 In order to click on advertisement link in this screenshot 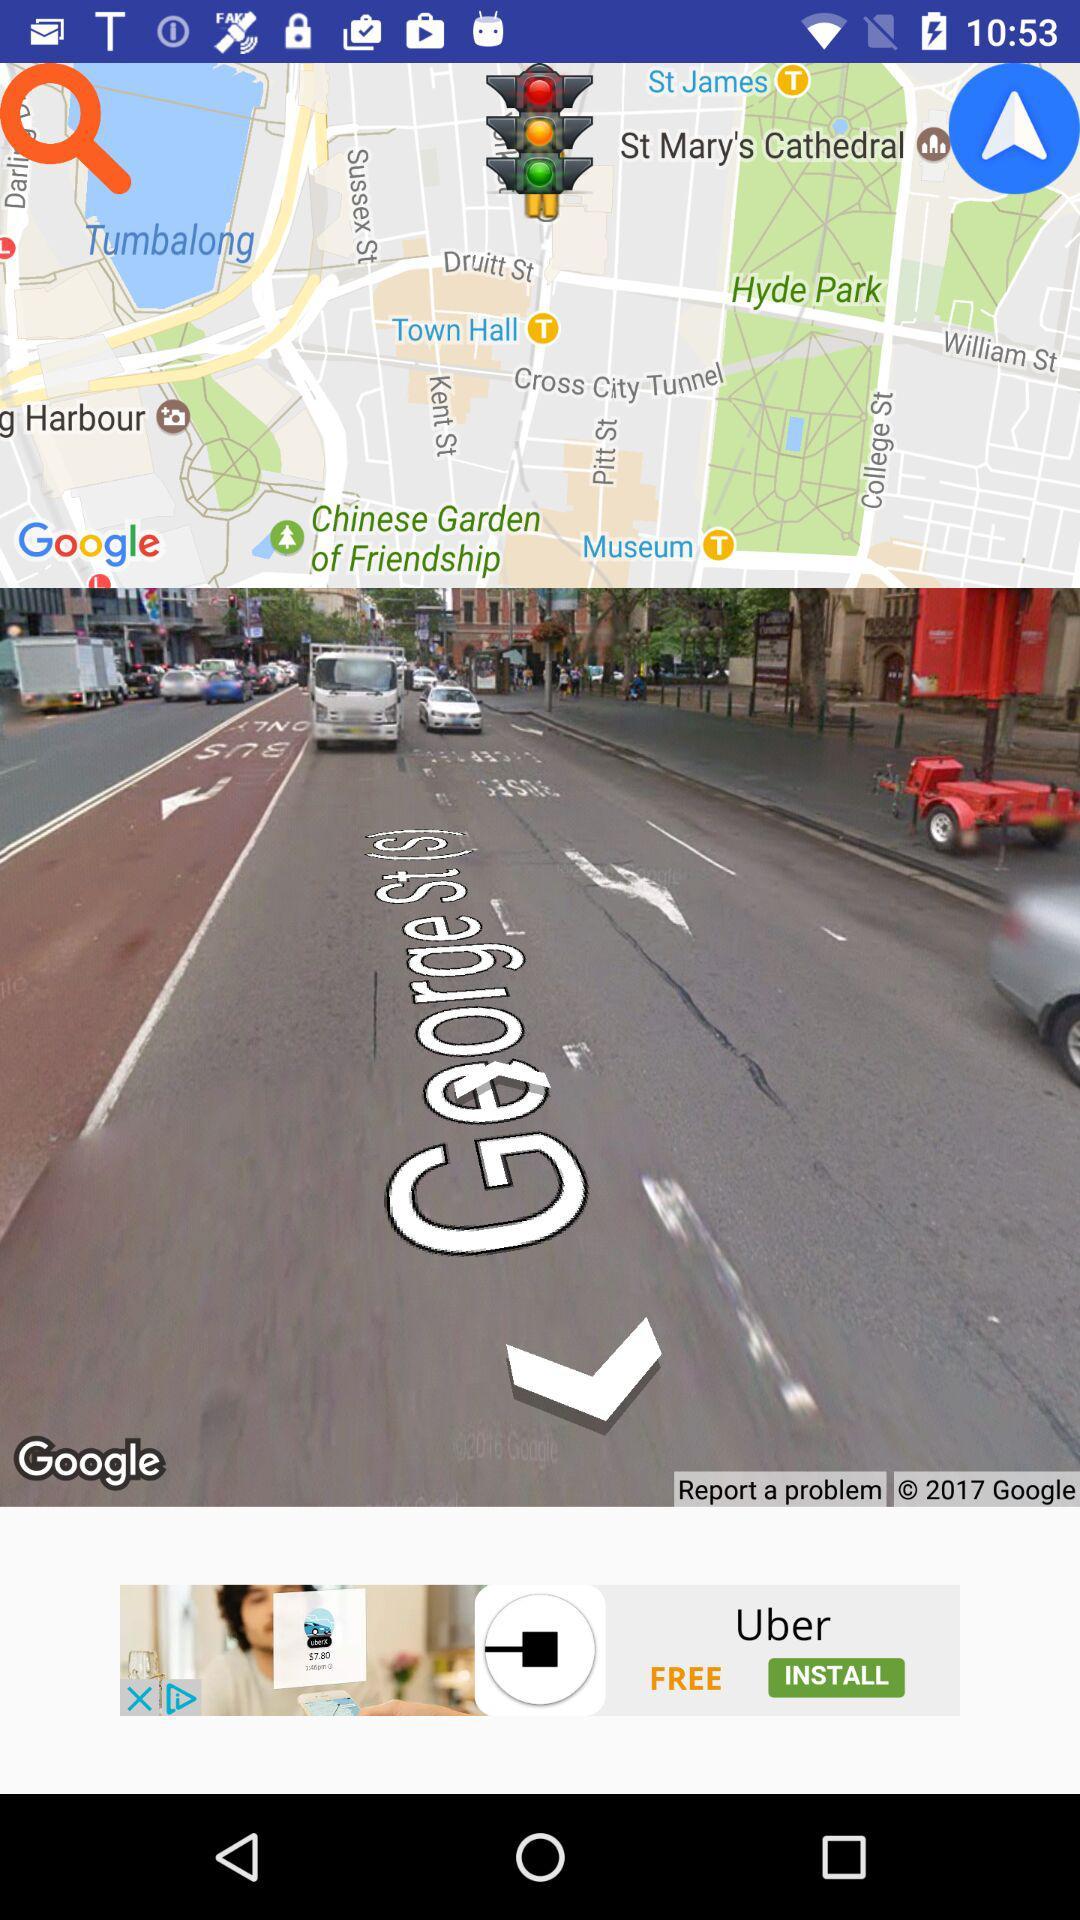, I will do `click(540, 1650)`.